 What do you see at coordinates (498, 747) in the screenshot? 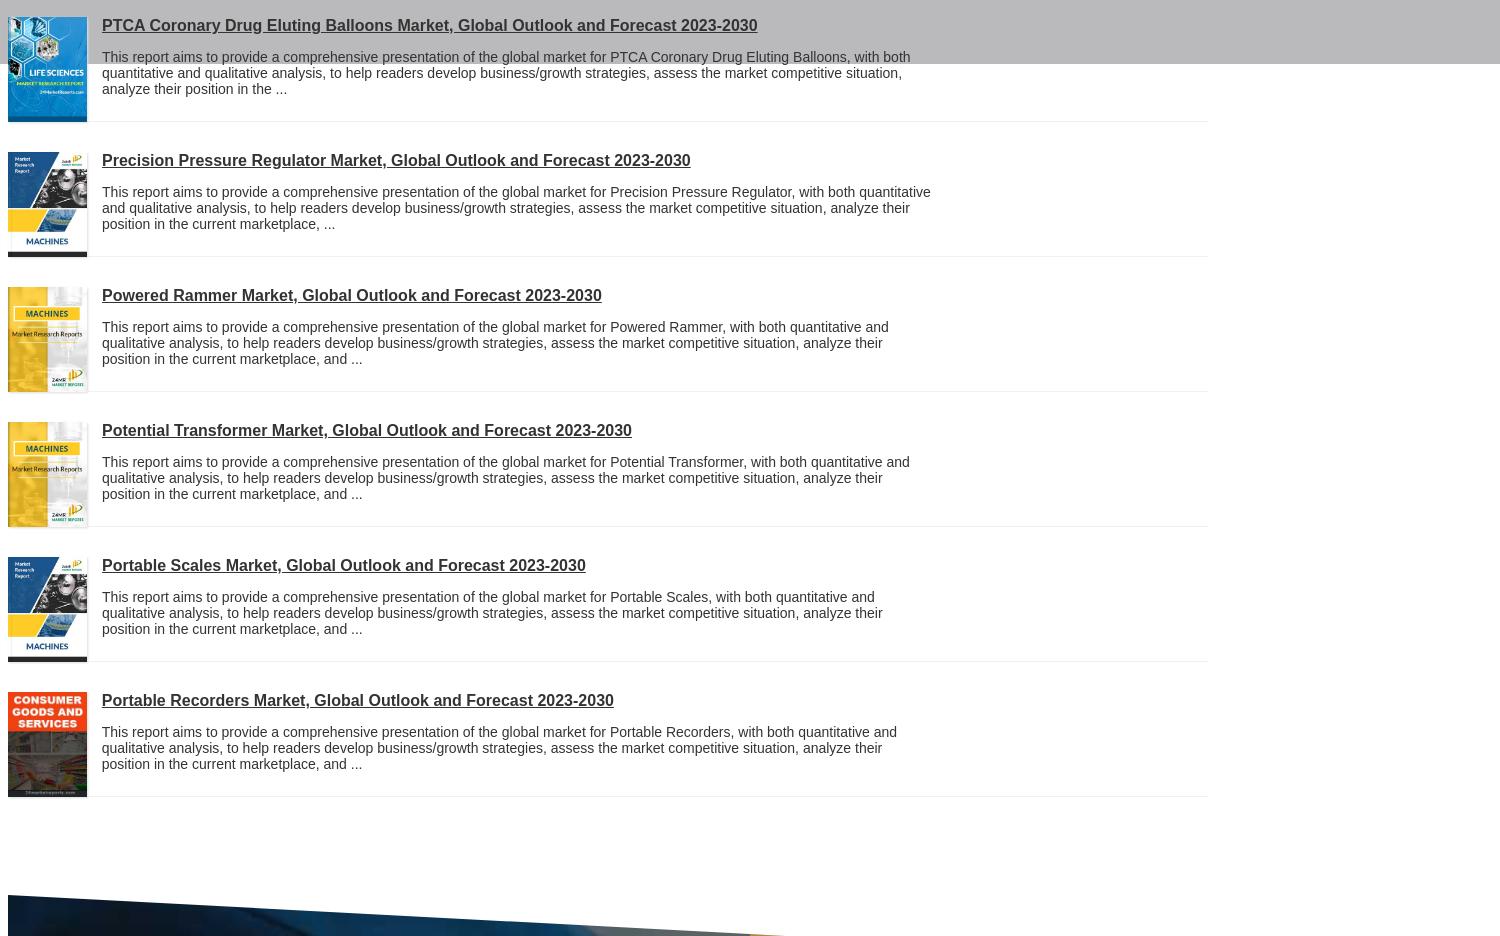
I see `'This report aims to provide a comprehensive presentation of the global market for Portable Recorders, with both quantitative and qualitative analysis, to help readers develop business/growth strategies, assess the market competitive situation, analyze their position in the current marketplace, and ...'` at bounding box center [498, 747].